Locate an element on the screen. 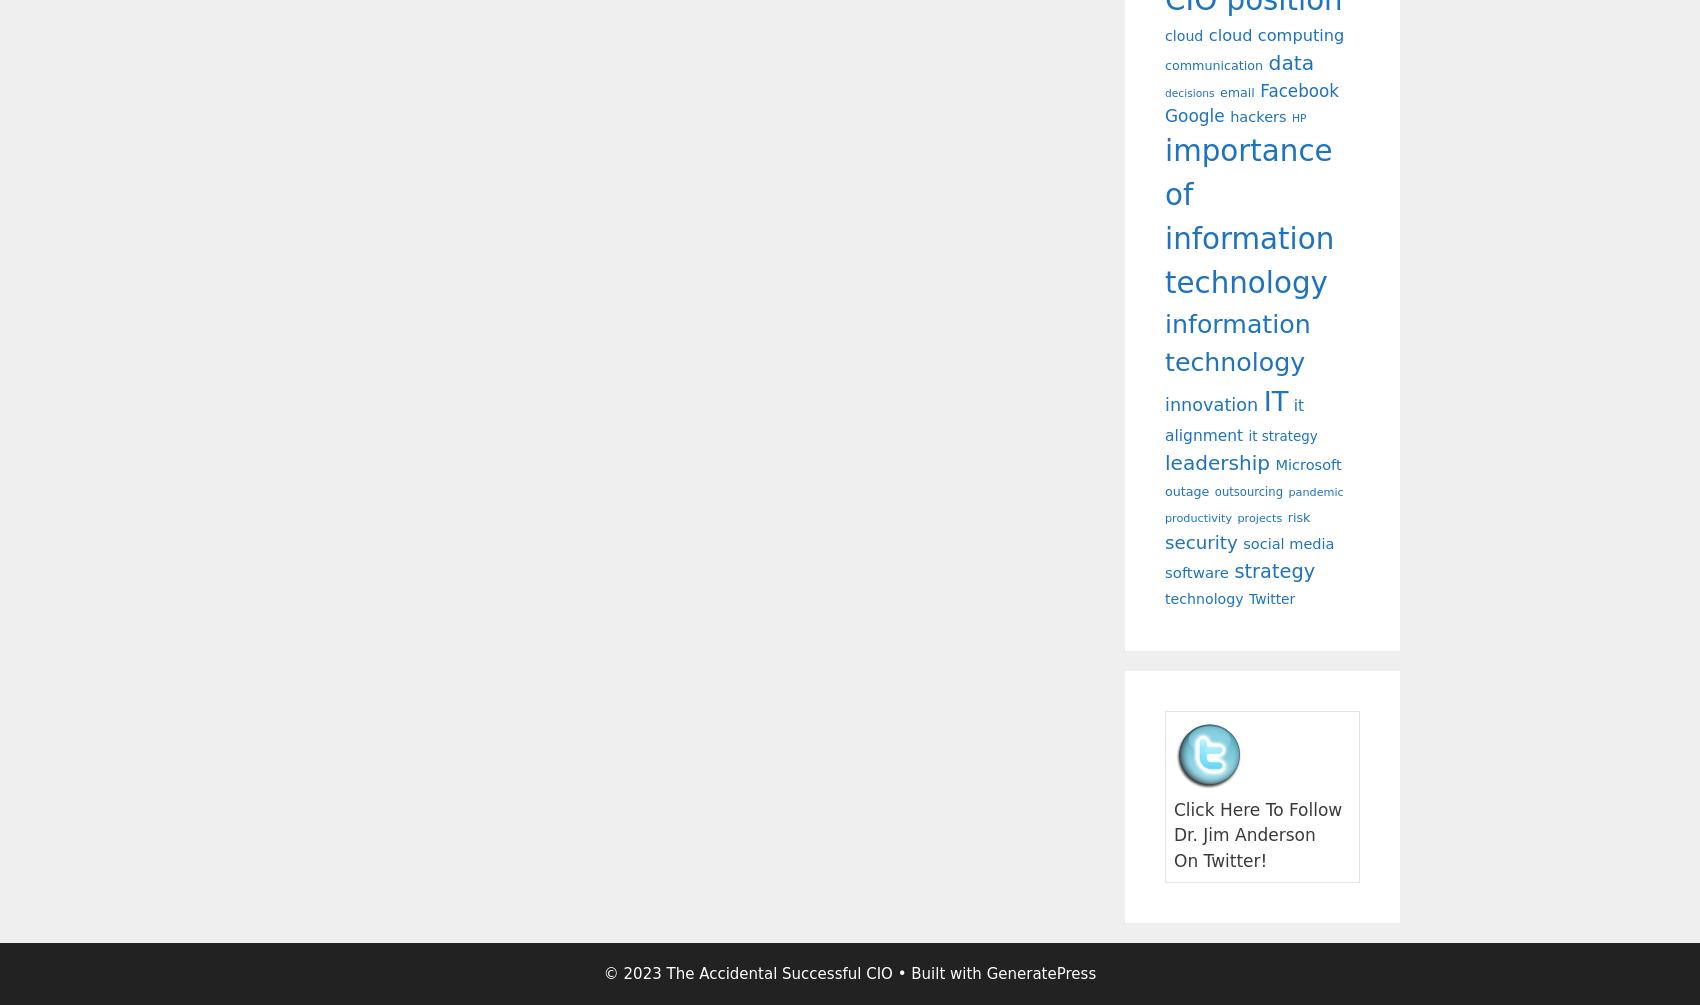  '• Built with' is located at coordinates (939, 973).